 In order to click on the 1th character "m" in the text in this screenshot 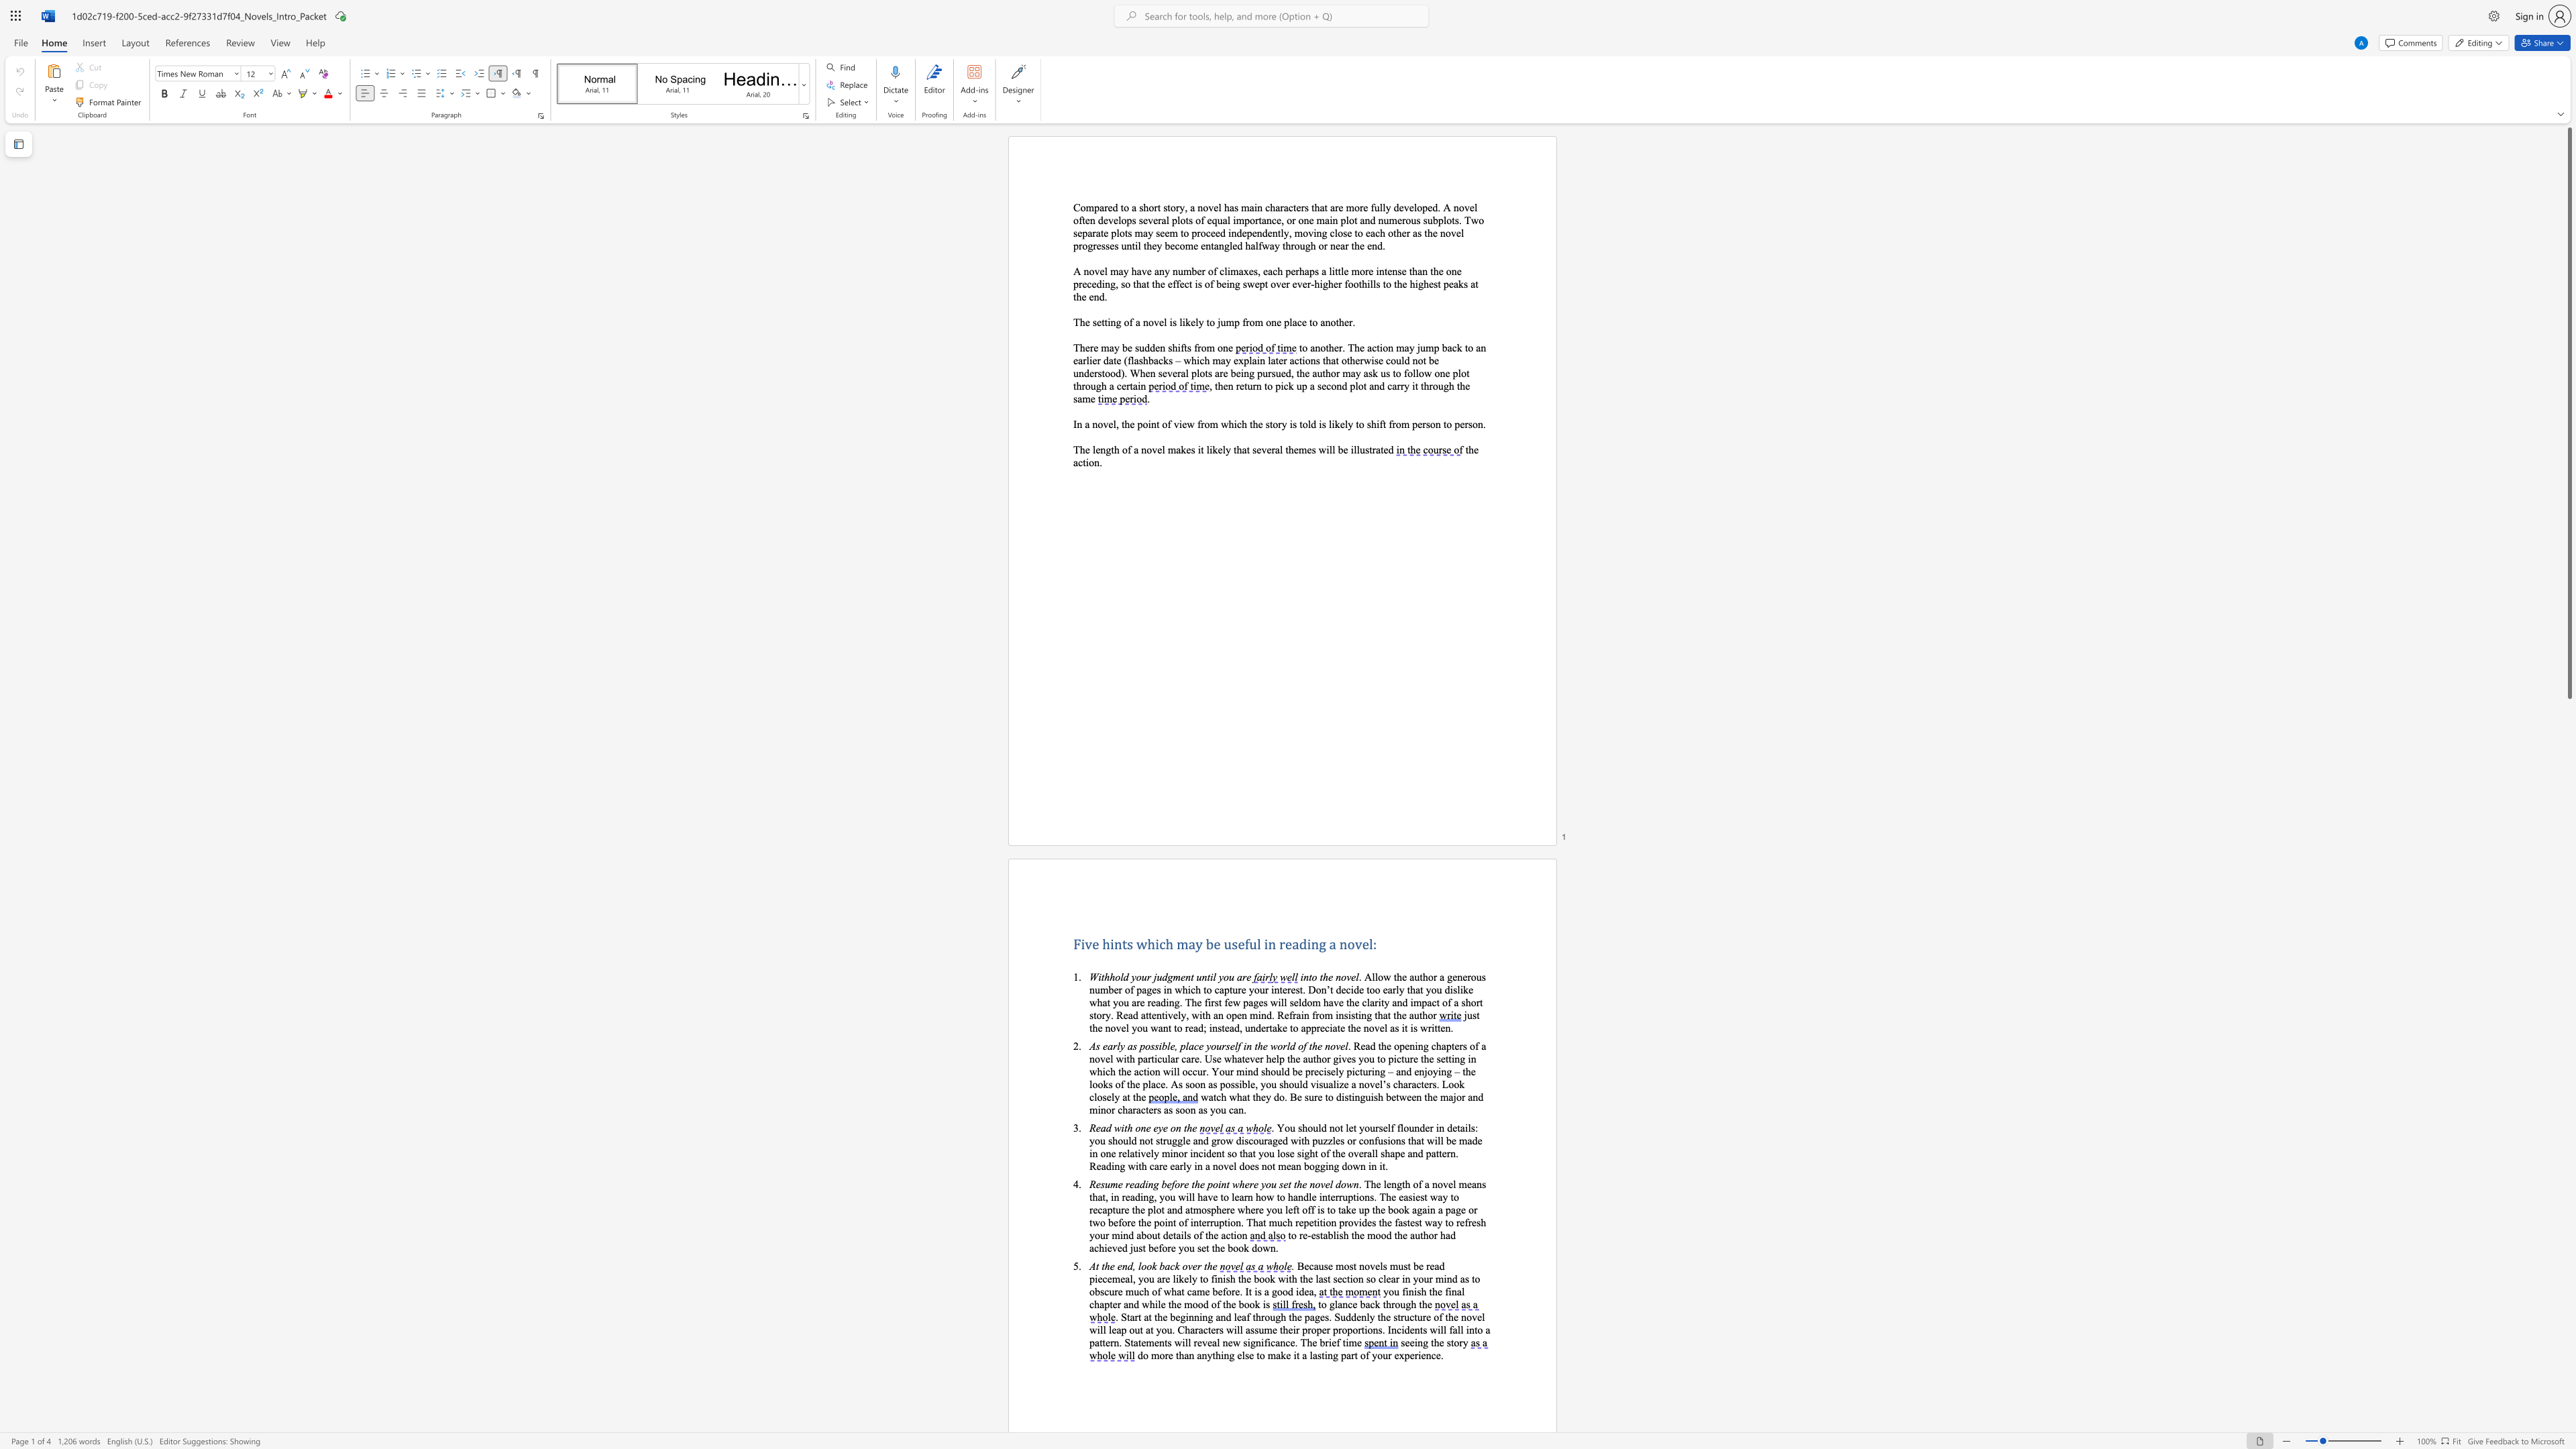, I will do `click(1114, 1183)`.